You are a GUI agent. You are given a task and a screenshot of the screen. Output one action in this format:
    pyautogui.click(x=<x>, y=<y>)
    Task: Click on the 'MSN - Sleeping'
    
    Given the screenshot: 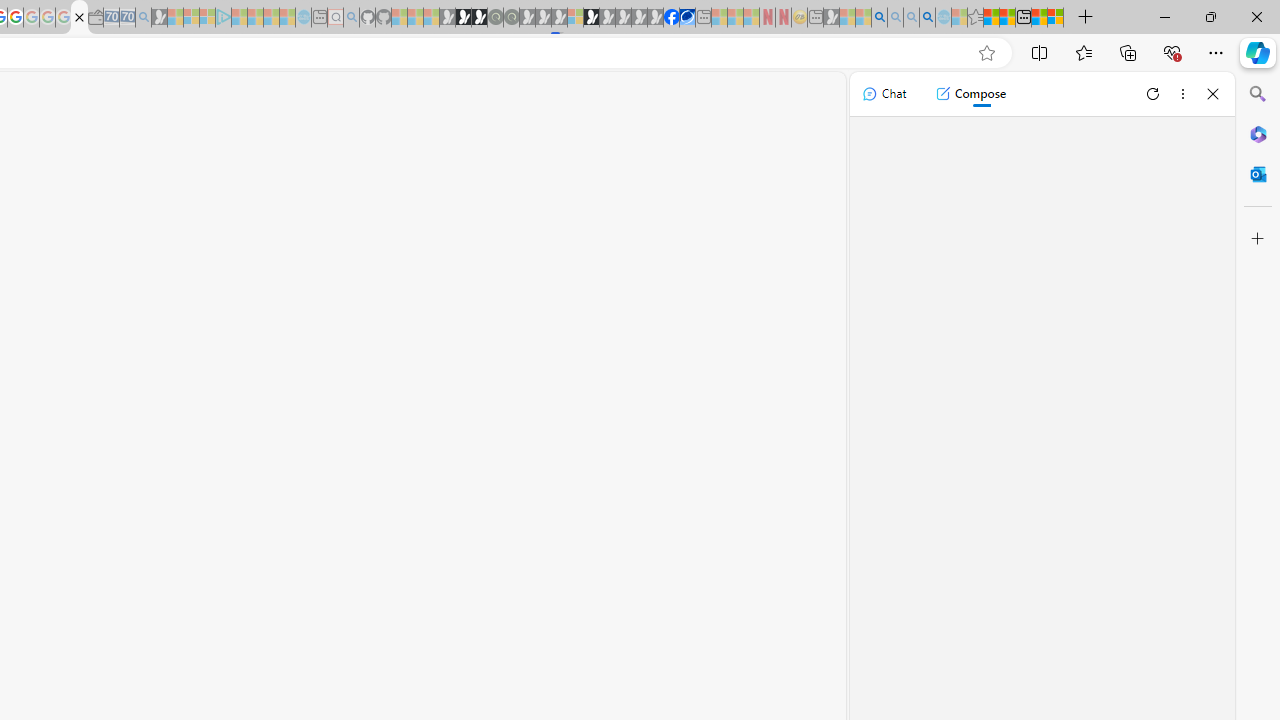 What is the action you would take?
    pyautogui.click(x=831, y=17)
    